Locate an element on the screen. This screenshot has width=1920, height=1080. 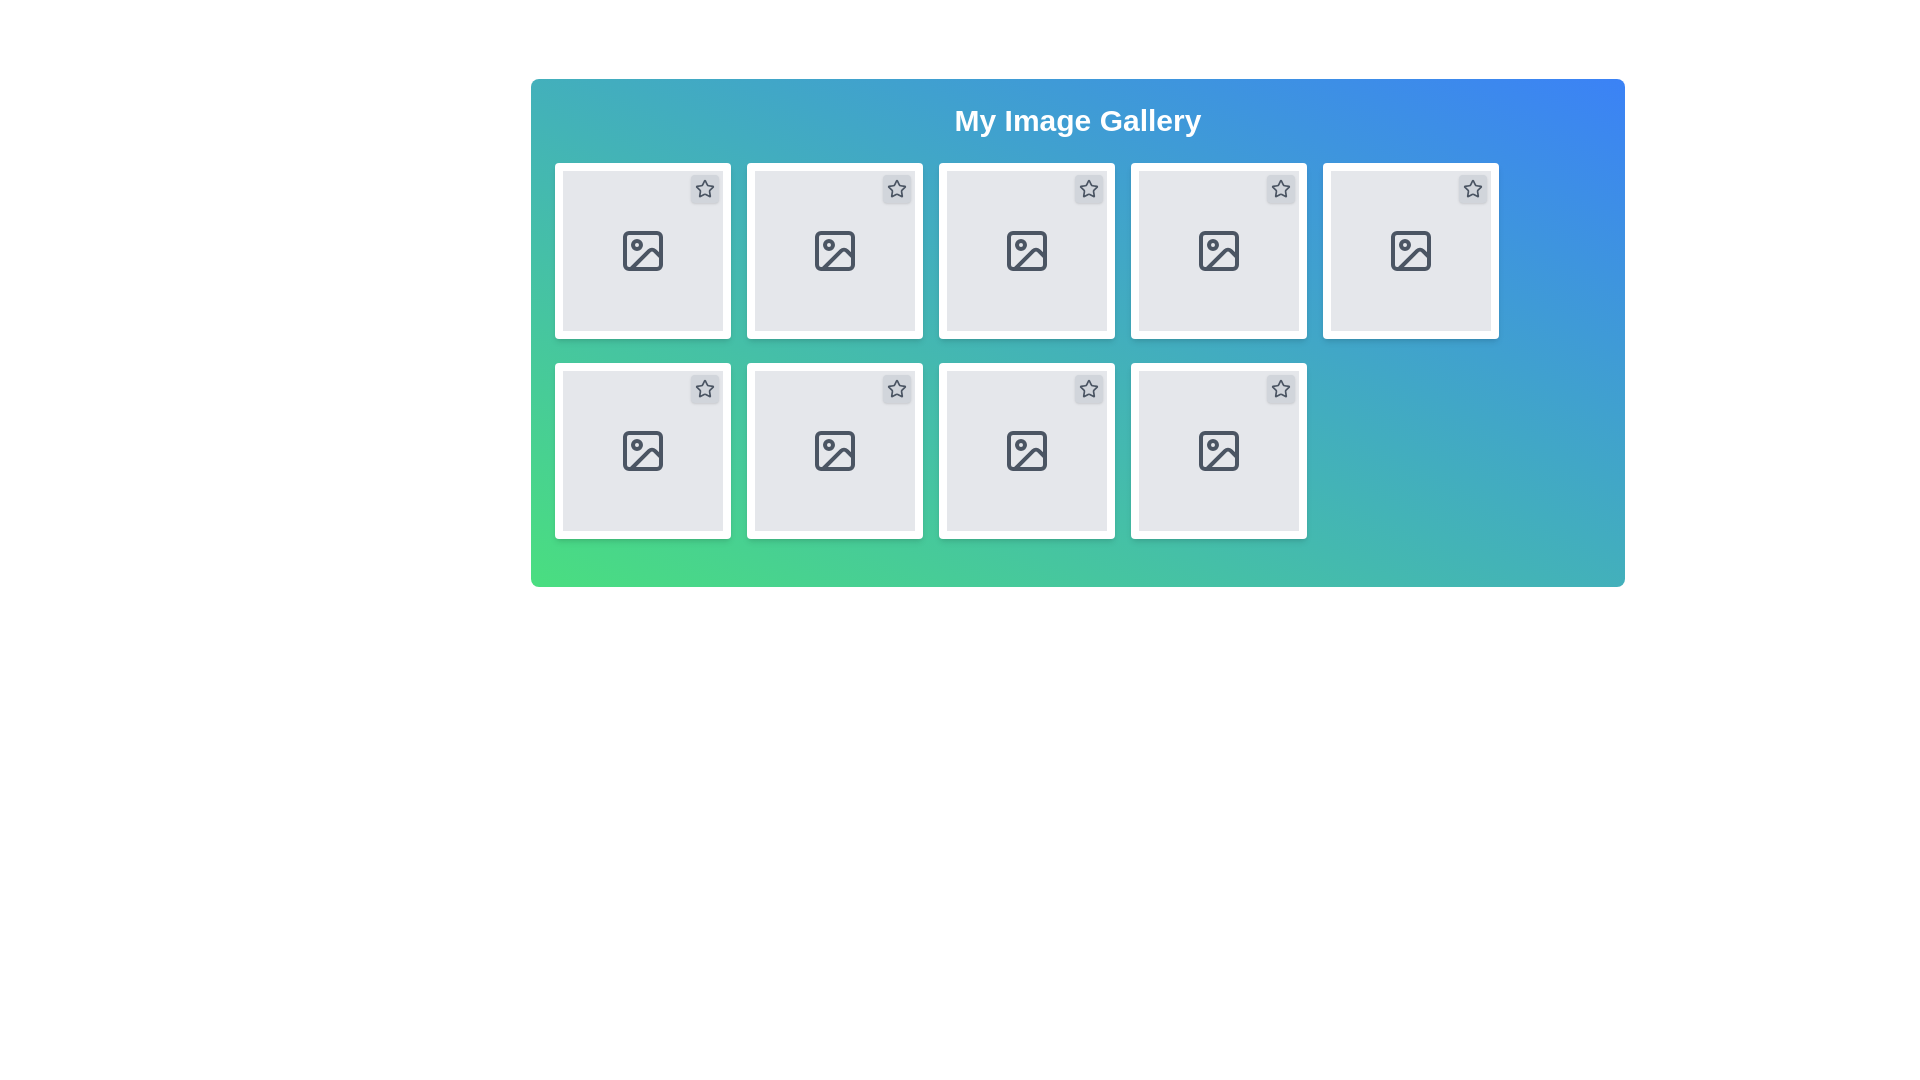
the star-shaped icon button with a hollow center located in the top-right corner of the image card is located at coordinates (705, 188).